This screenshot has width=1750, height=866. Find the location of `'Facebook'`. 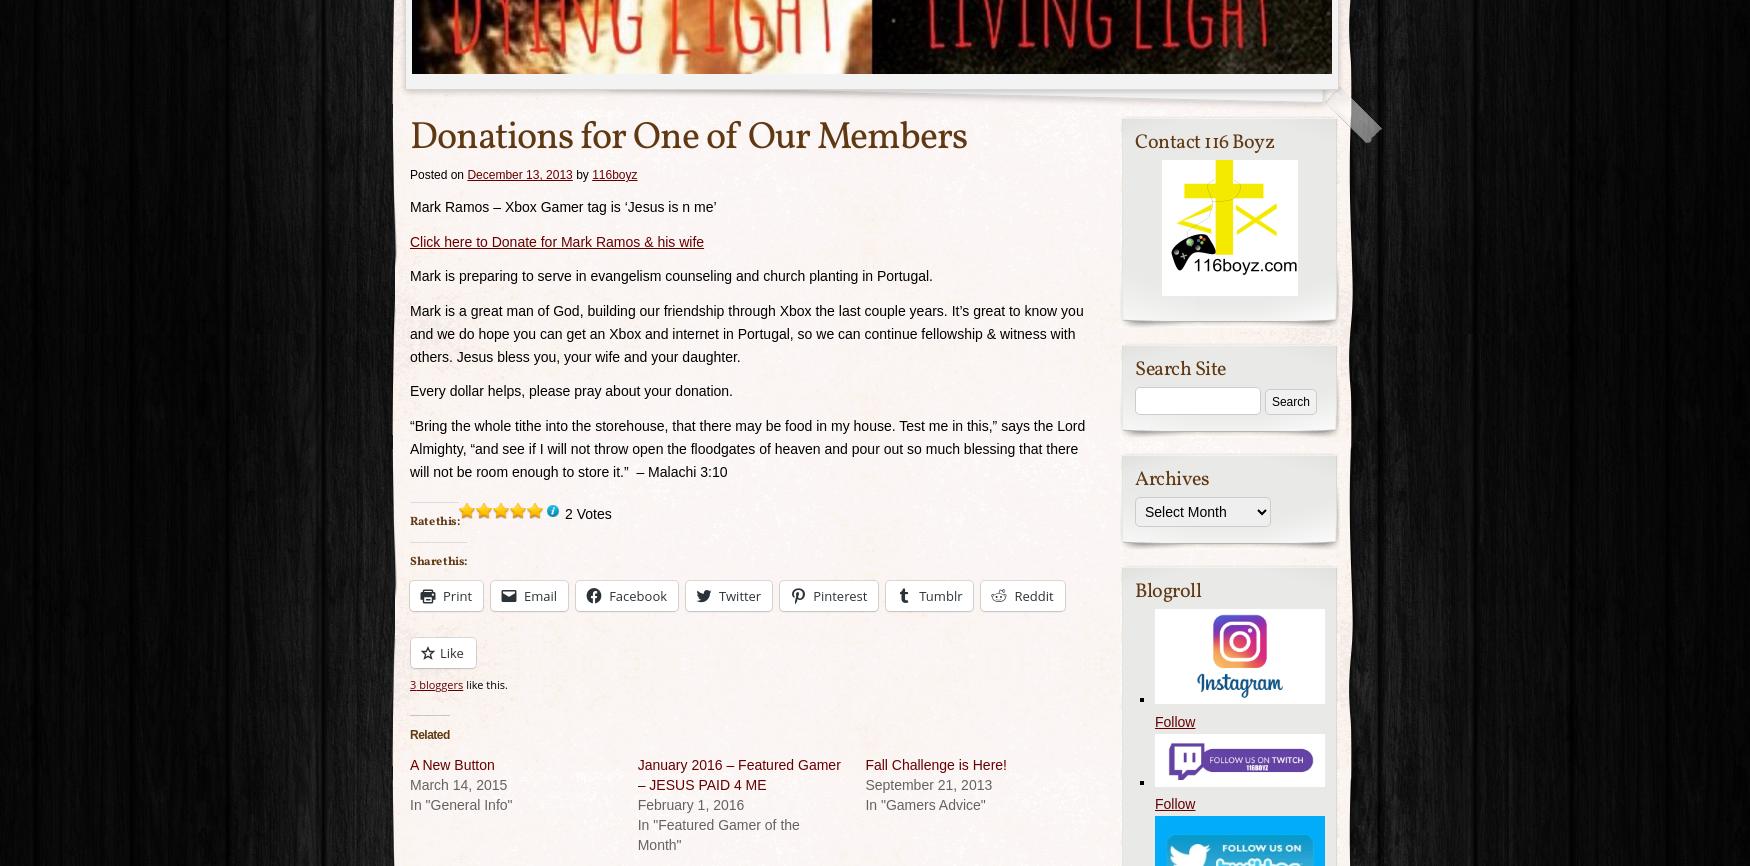

'Facebook' is located at coordinates (637, 595).